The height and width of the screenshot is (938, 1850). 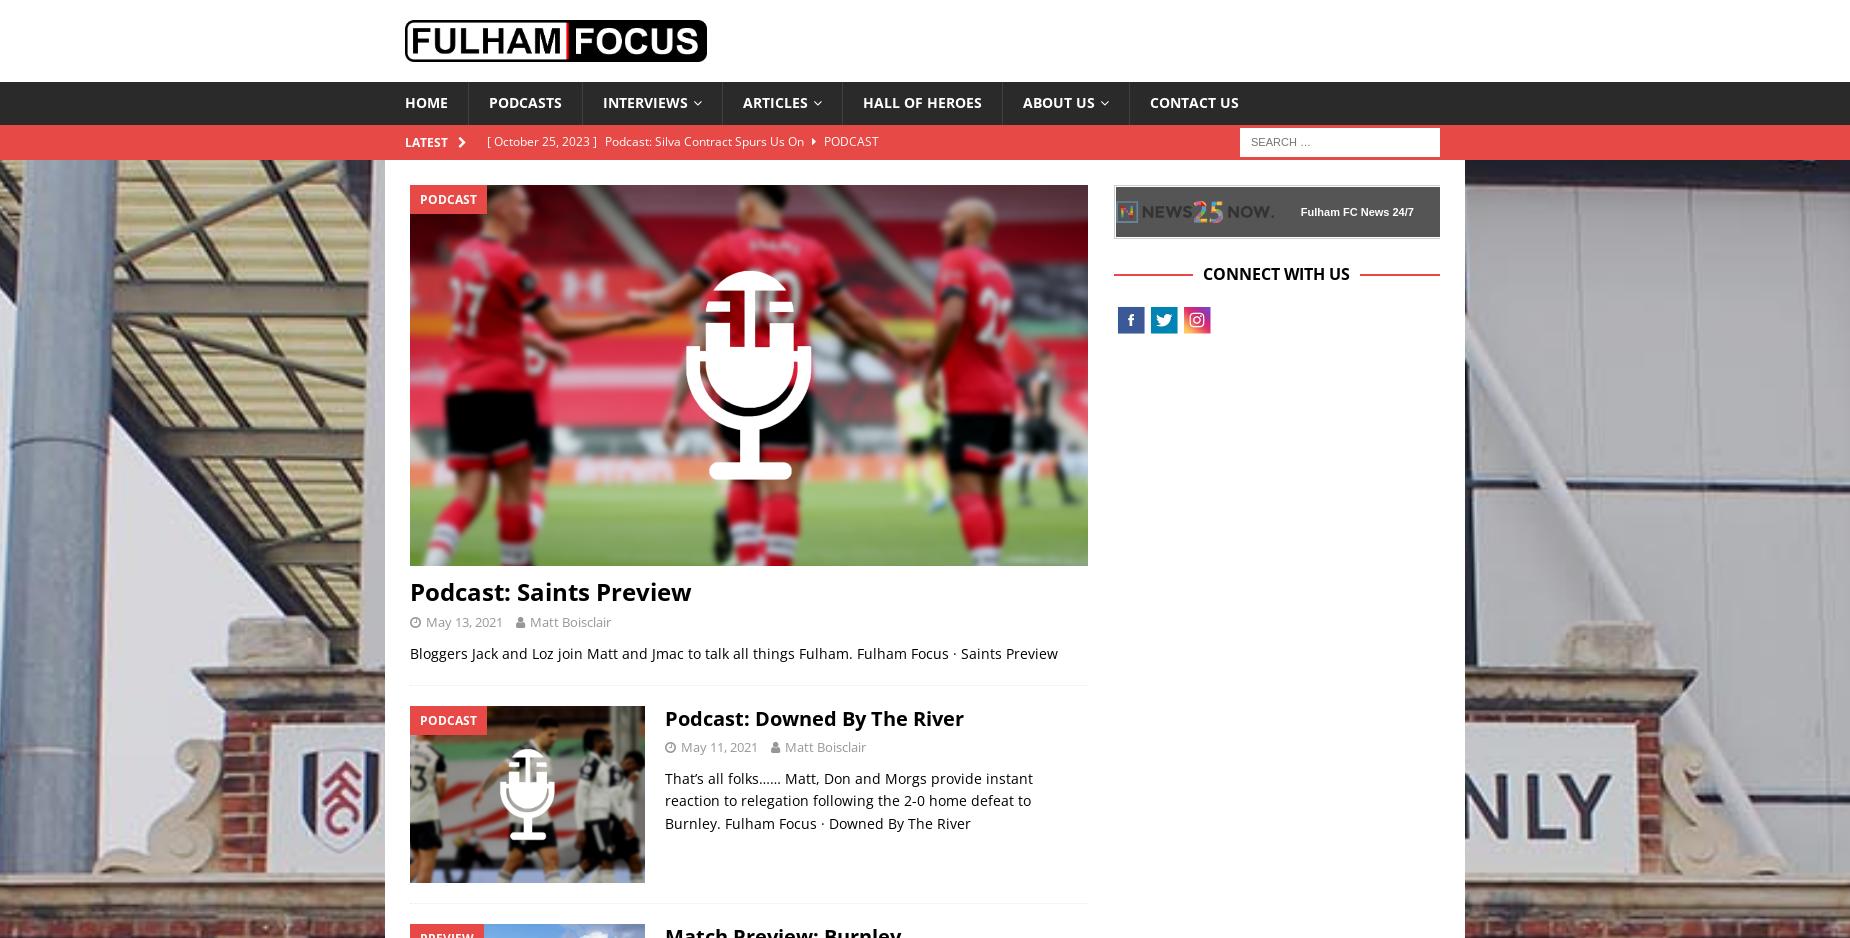 What do you see at coordinates (848, 799) in the screenshot?
I see `'That’s all folks…… Matt, Don and Morgs provide instant reaction to relegation following the 2-0 home defeat to Burnley. Fulham Focus · Downed By The River'` at bounding box center [848, 799].